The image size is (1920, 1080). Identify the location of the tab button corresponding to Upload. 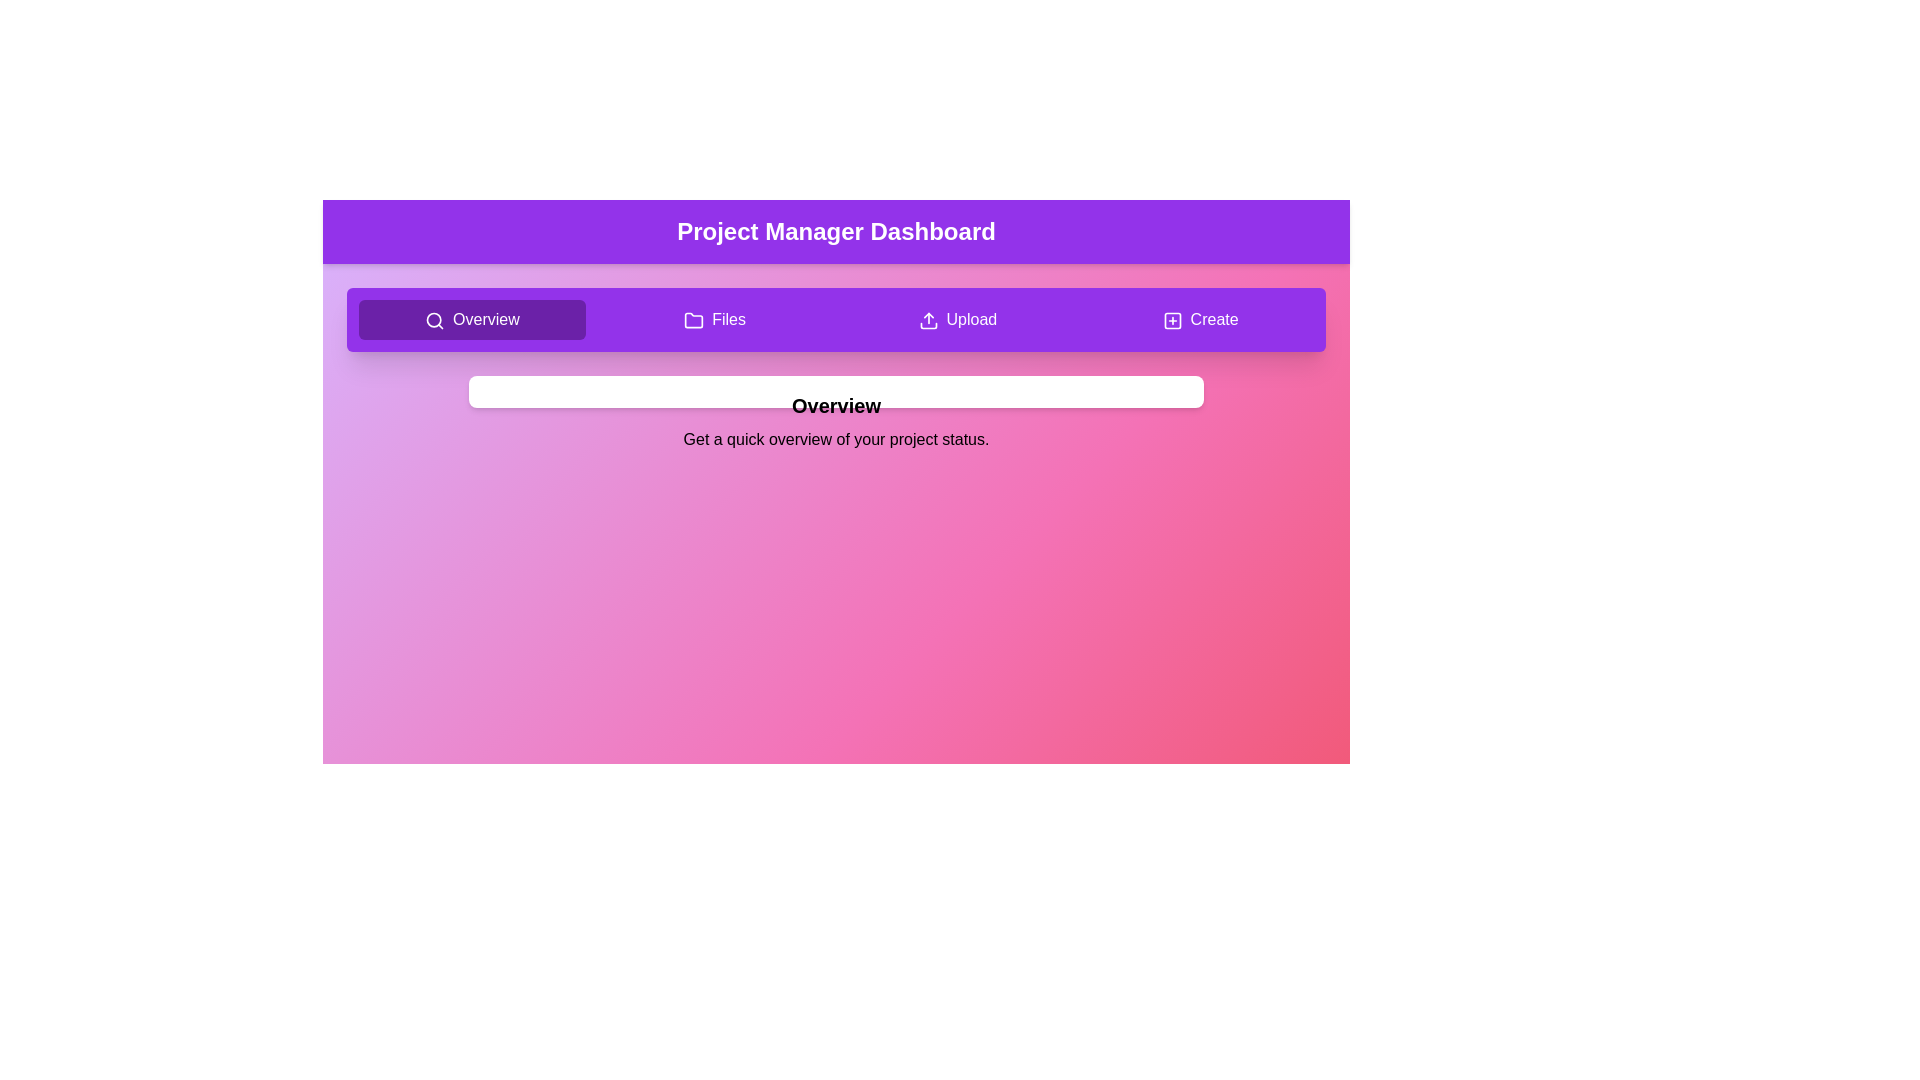
(956, 319).